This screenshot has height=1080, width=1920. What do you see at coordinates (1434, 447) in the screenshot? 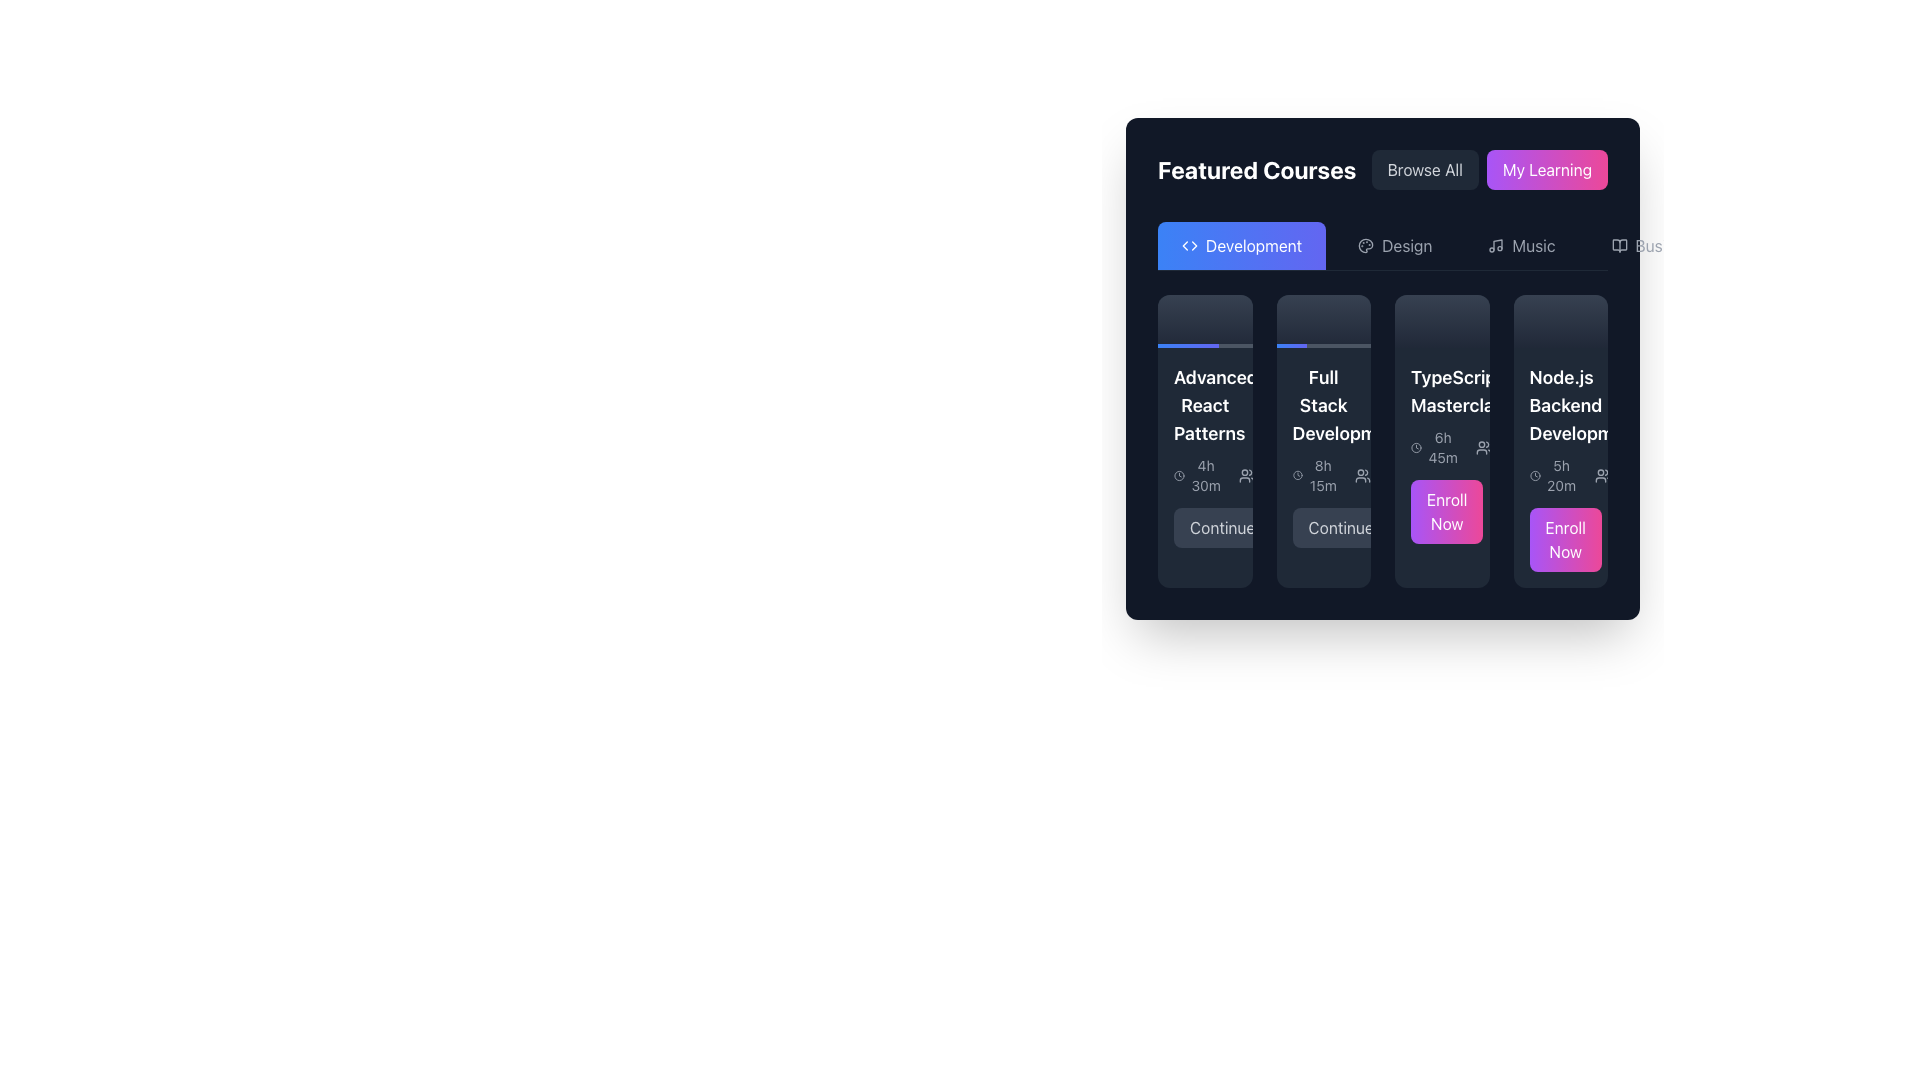
I see `the textual label displaying the course duration for the 'TypeScript Masterclass', which is located above the 'Enroll Now' button and has a clock icon to the left` at bounding box center [1434, 447].